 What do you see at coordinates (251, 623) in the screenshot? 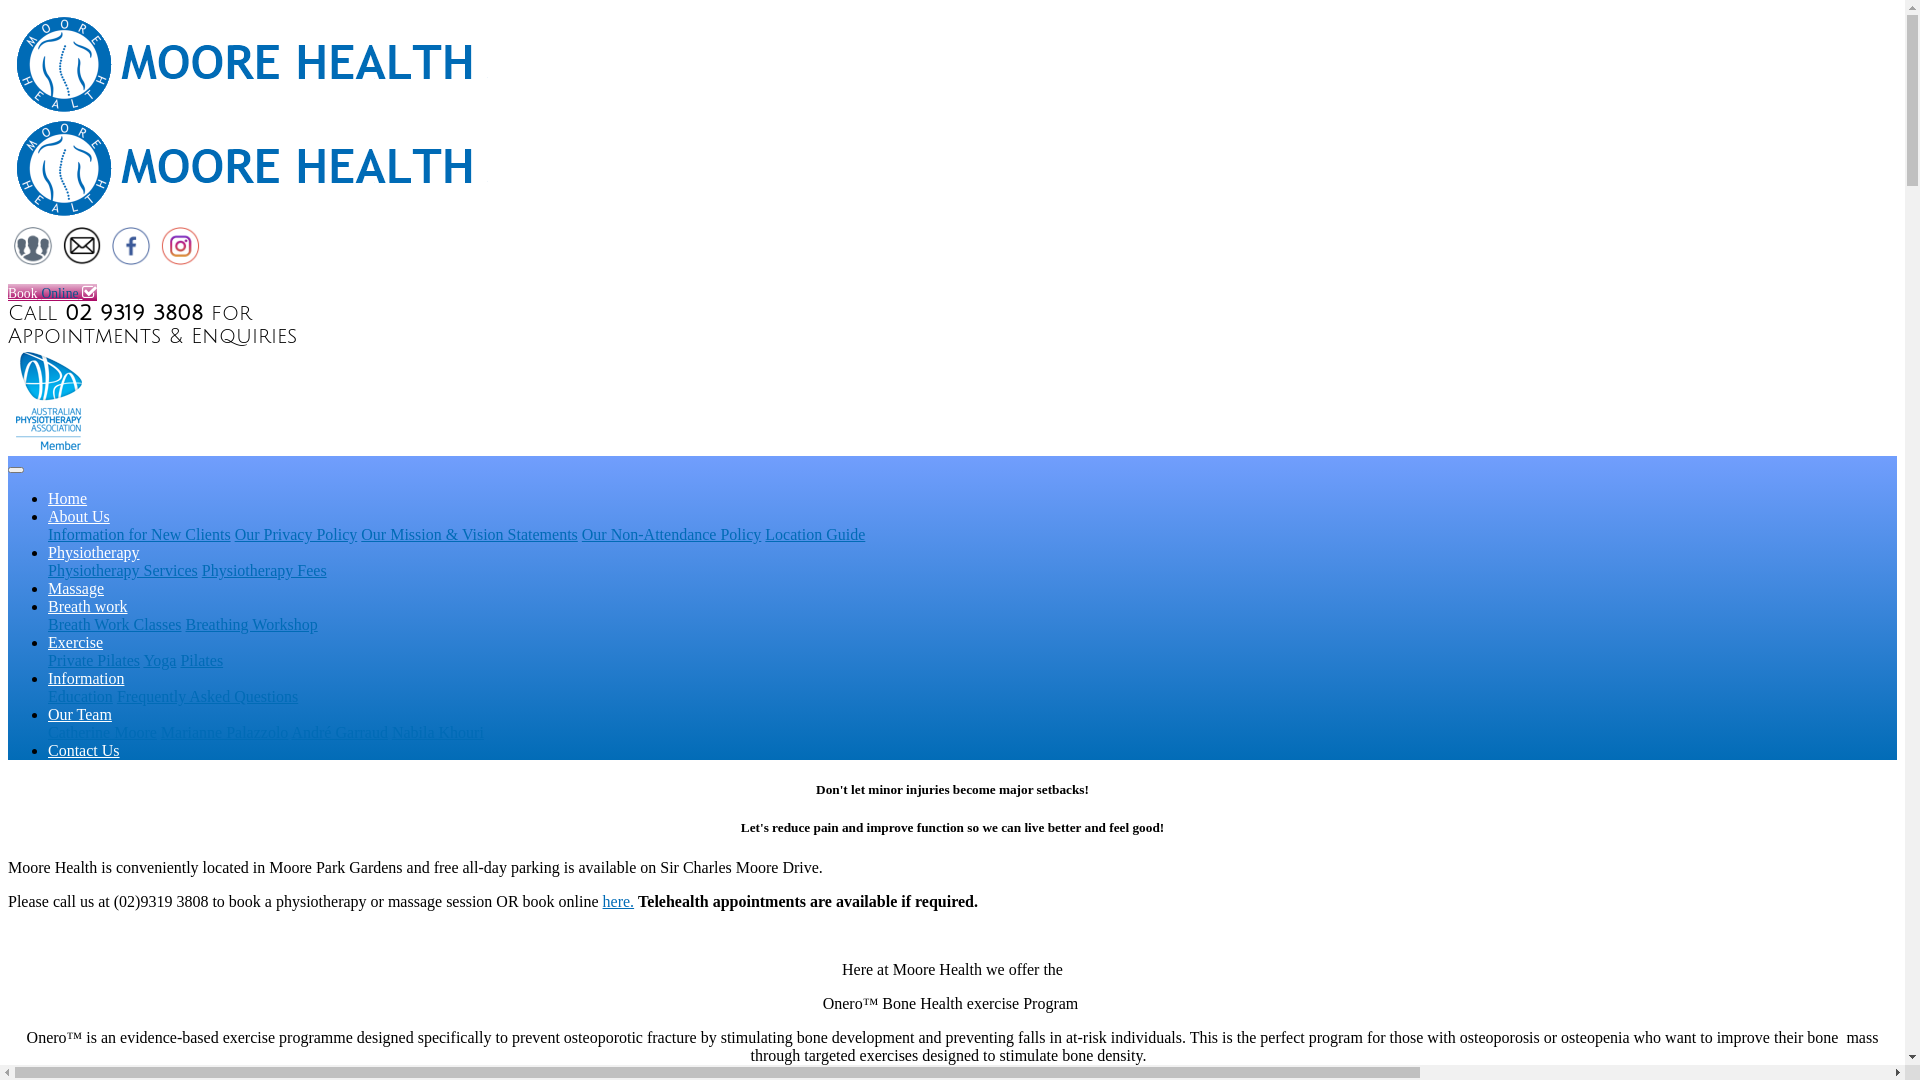
I see `'Breathing Workshop'` at bounding box center [251, 623].